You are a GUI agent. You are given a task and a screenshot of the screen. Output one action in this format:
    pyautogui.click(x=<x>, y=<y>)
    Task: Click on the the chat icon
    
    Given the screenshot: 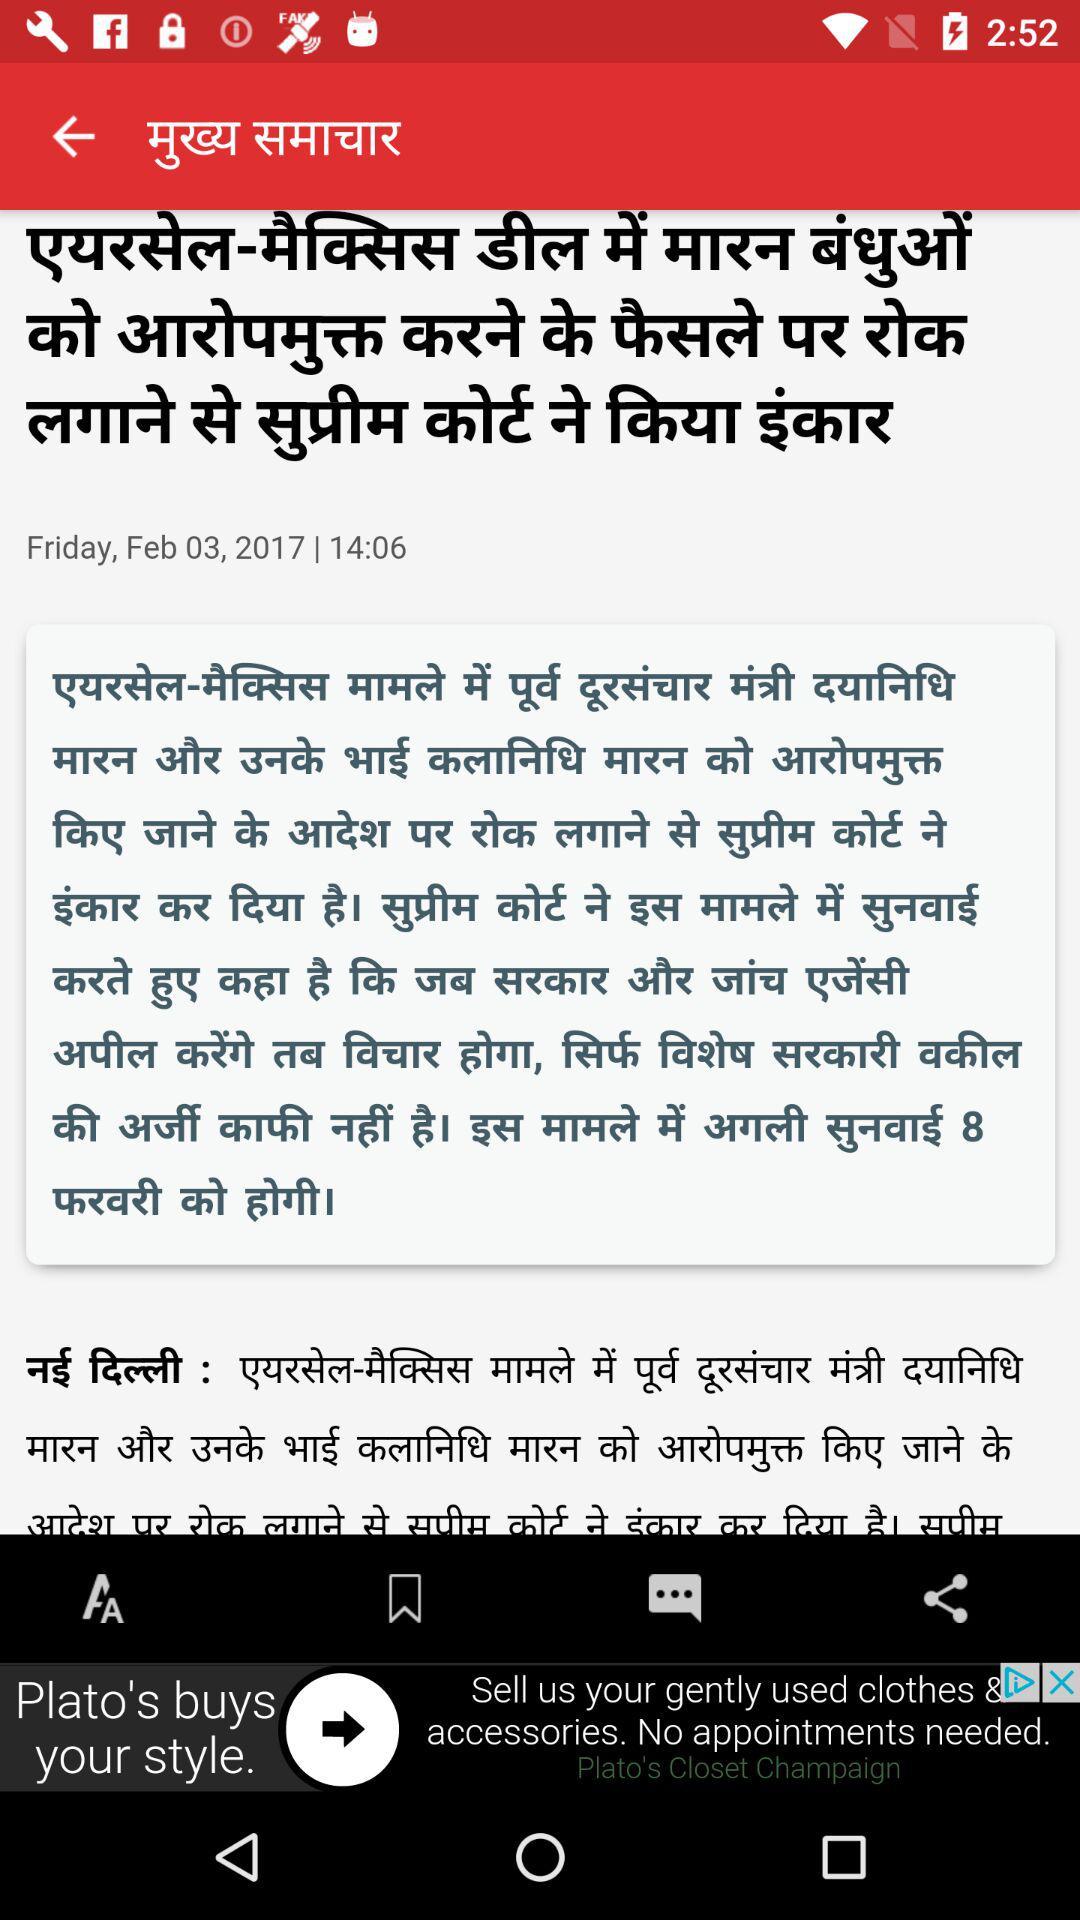 What is the action you would take?
    pyautogui.click(x=675, y=1597)
    